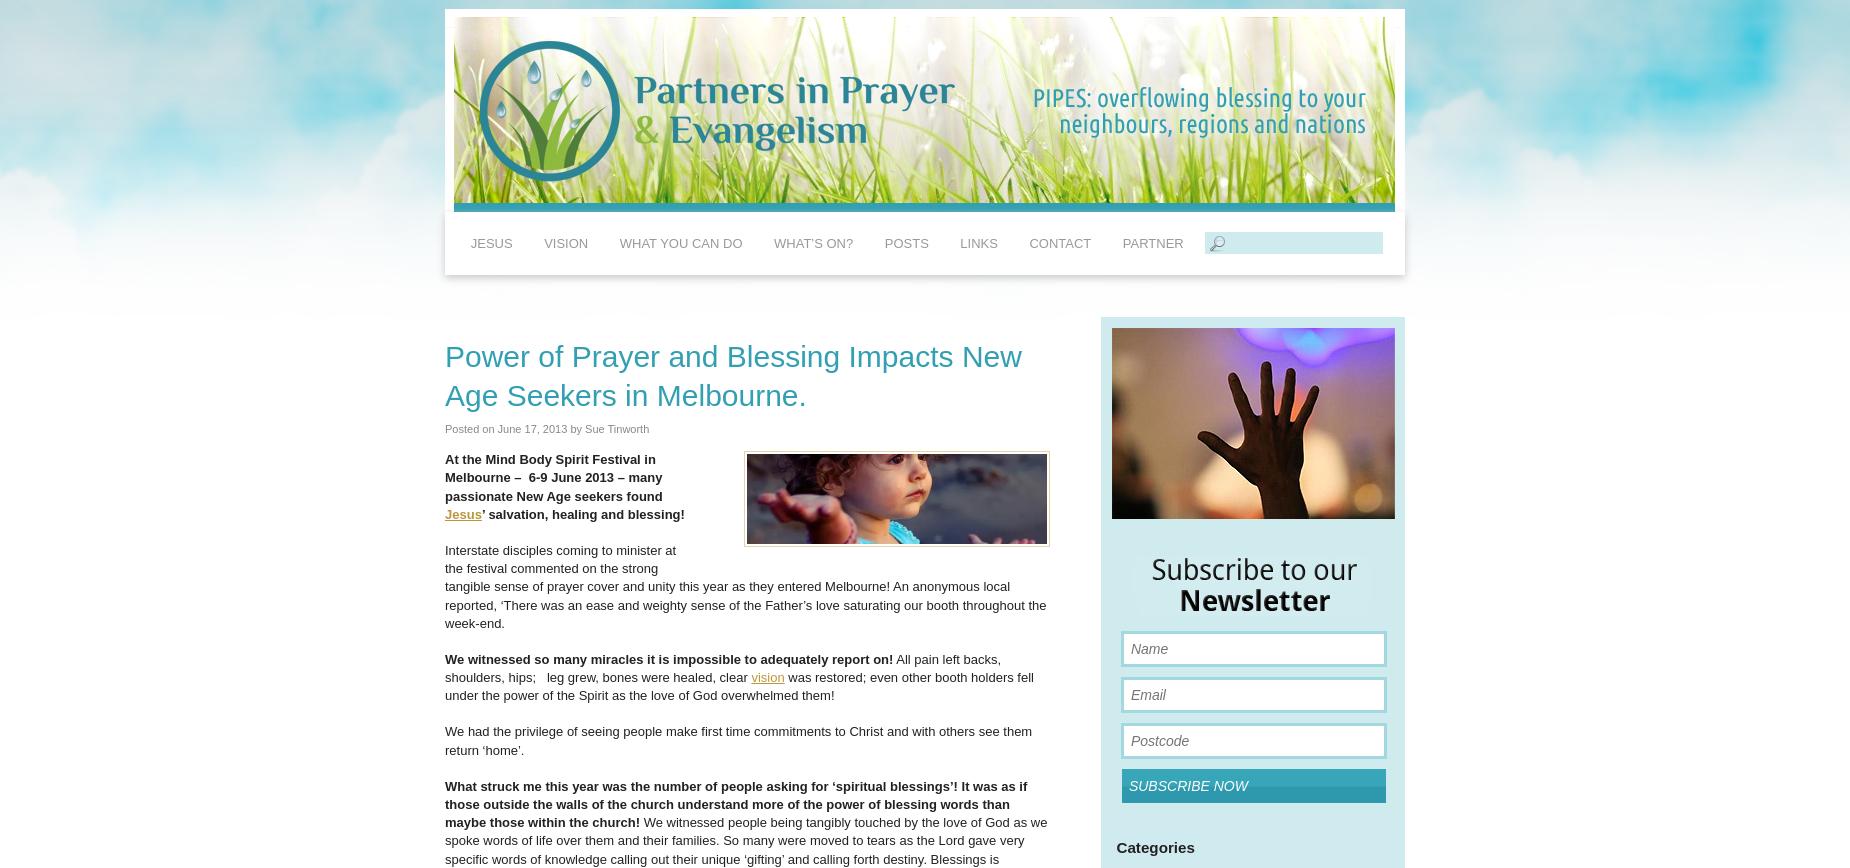  Describe the element at coordinates (553, 477) in the screenshot. I see `'At the Mind Body Spirit Festival in Melbourne –  6-9 June 2013 – many passionate New Age seekers found'` at that location.